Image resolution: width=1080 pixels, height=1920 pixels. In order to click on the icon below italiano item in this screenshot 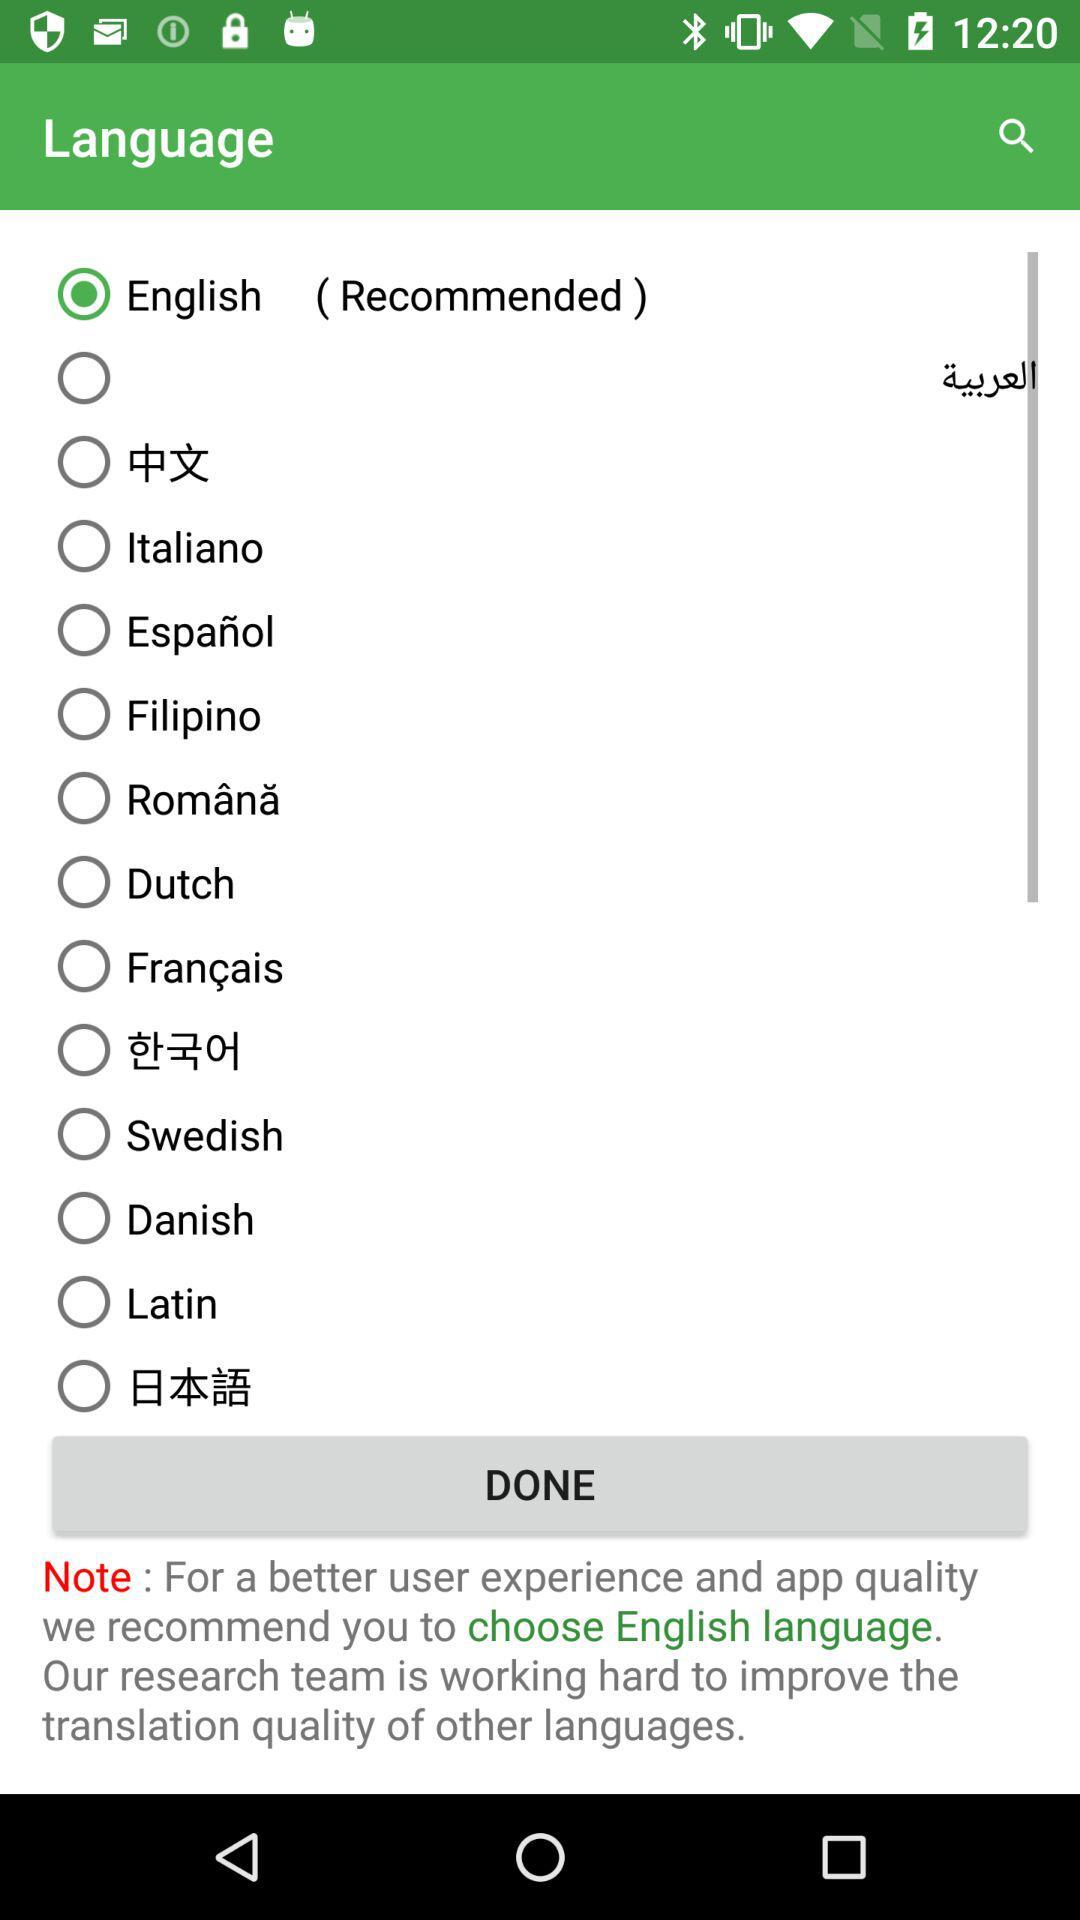, I will do `click(540, 628)`.